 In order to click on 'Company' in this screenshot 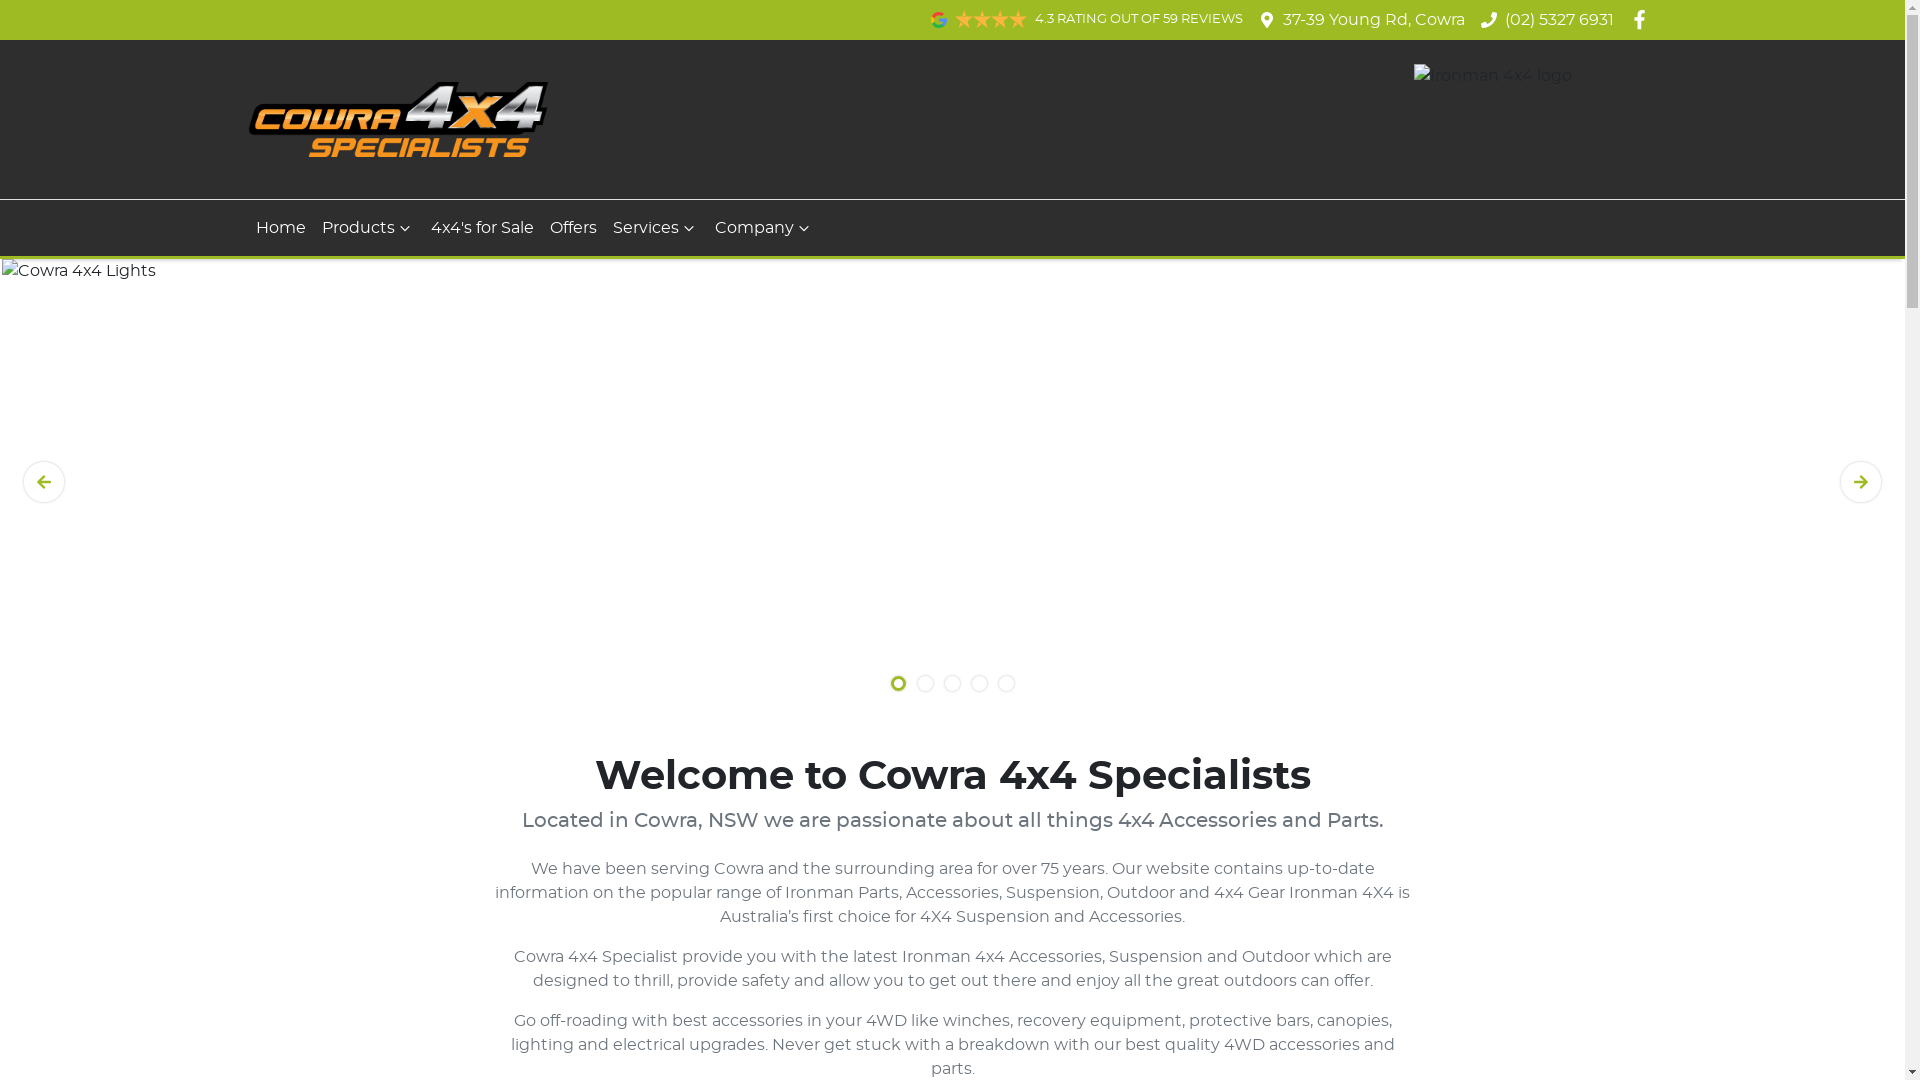, I will do `click(762, 226)`.